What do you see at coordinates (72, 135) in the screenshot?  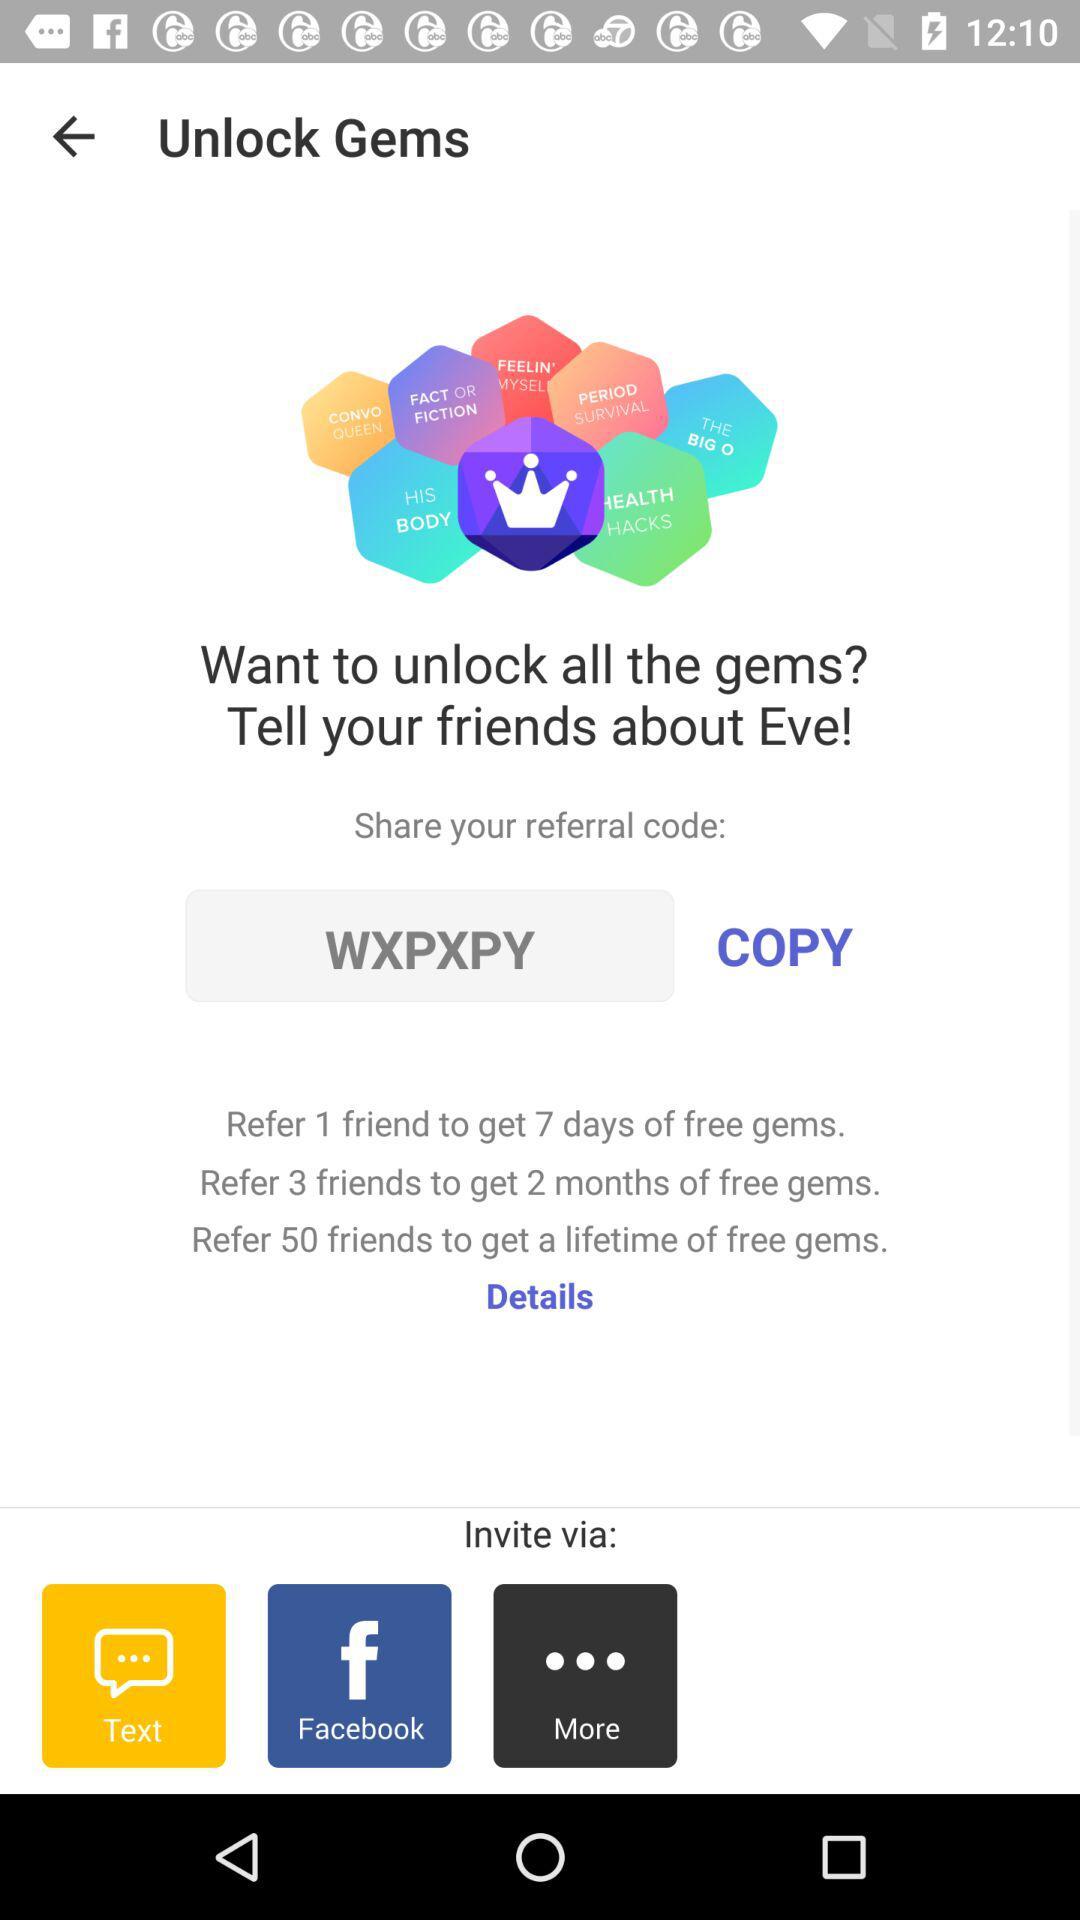 I see `the item above the want to unlock` at bounding box center [72, 135].